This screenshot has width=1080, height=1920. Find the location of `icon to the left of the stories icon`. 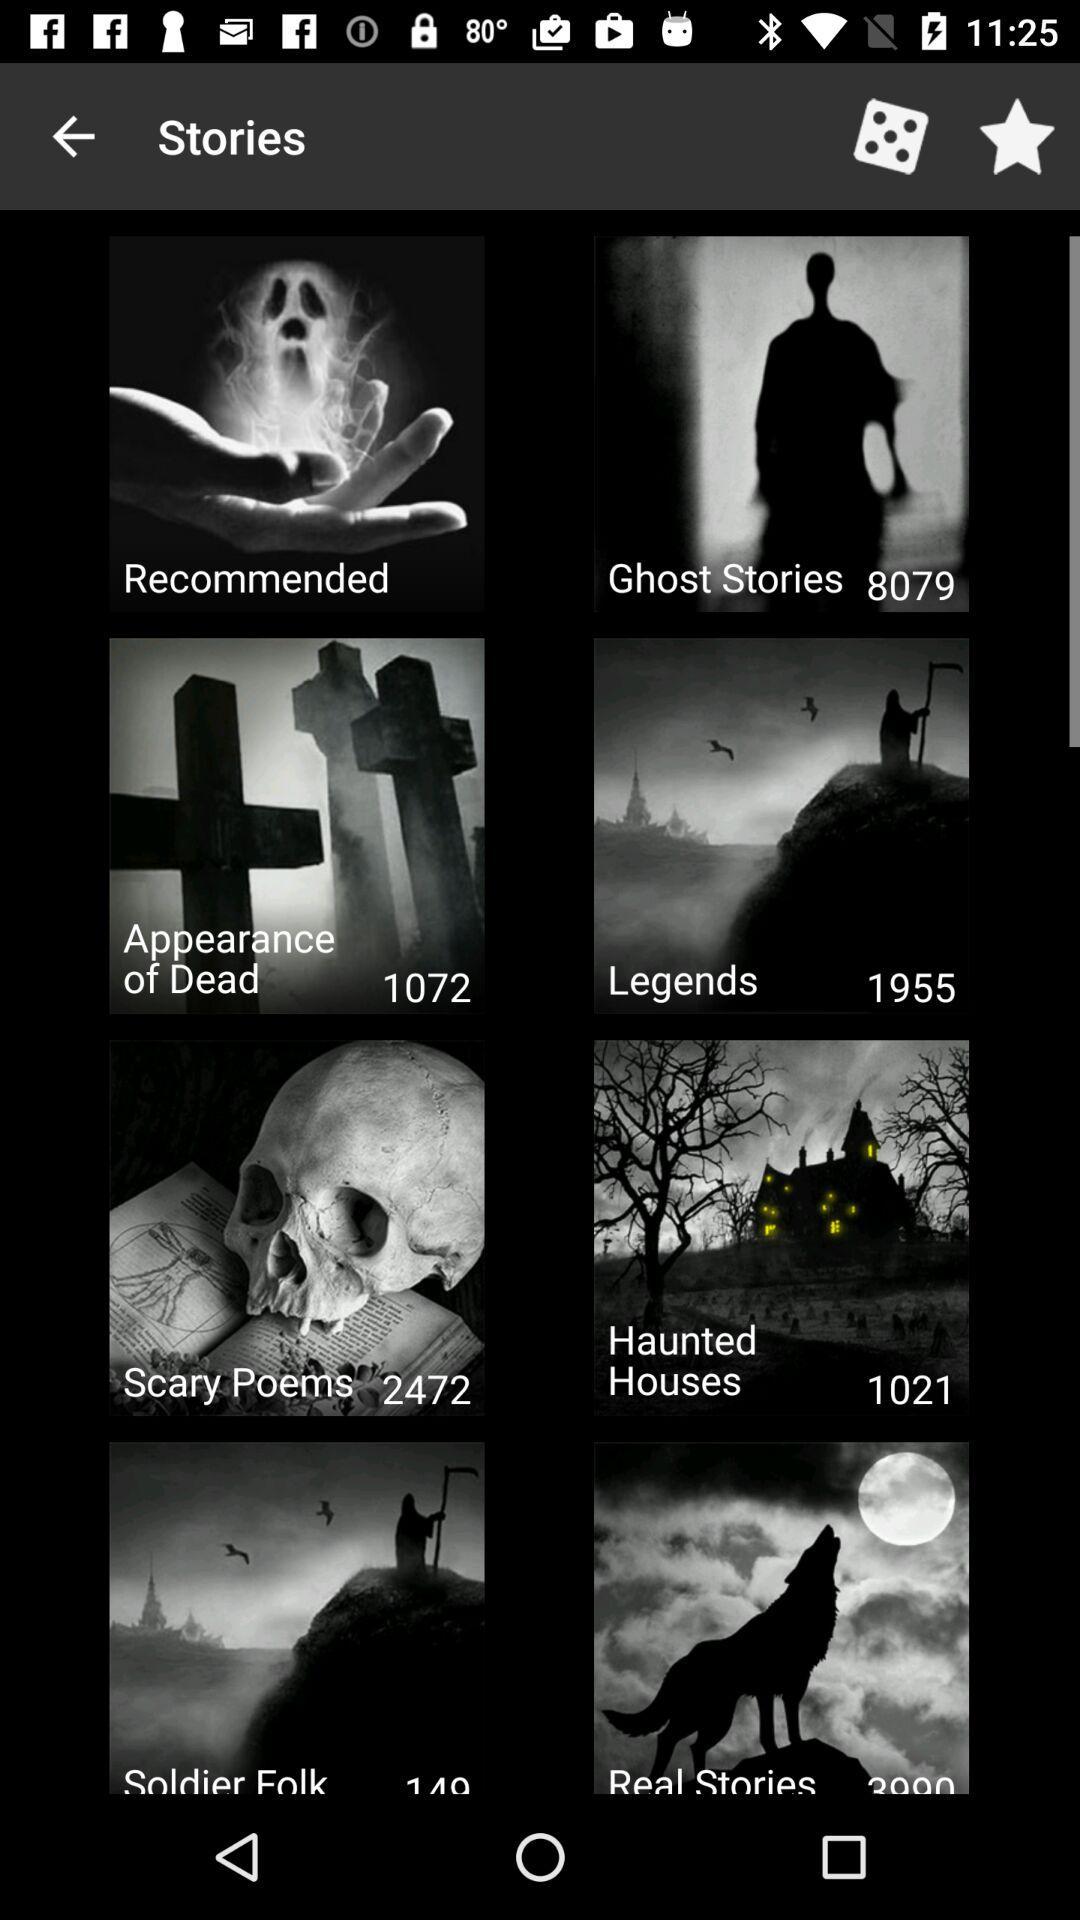

icon to the left of the stories icon is located at coordinates (72, 135).